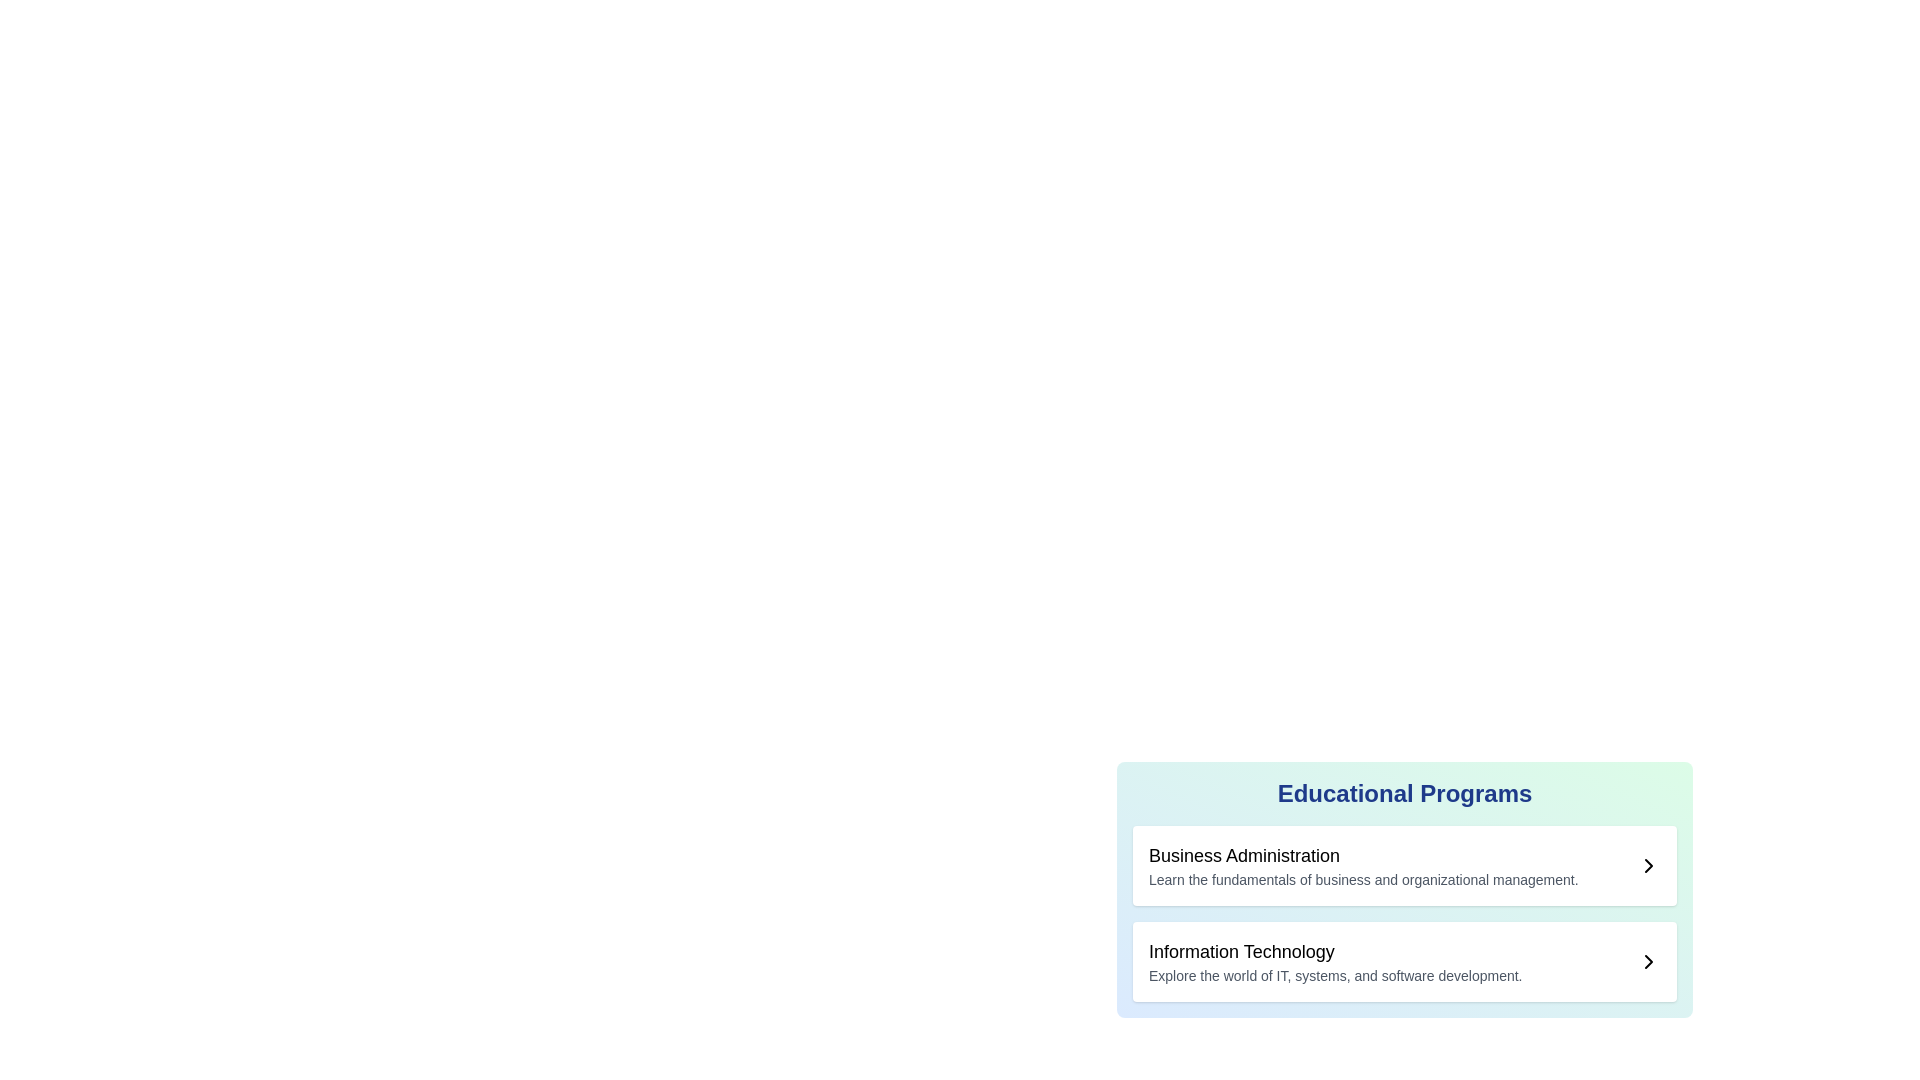 The height and width of the screenshot is (1080, 1920). What do you see at coordinates (1362, 878) in the screenshot?
I see `descriptive text element located below the 'Business Administration' header in the 'Educational Programs' section, which provides context and additional details about the topic` at bounding box center [1362, 878].